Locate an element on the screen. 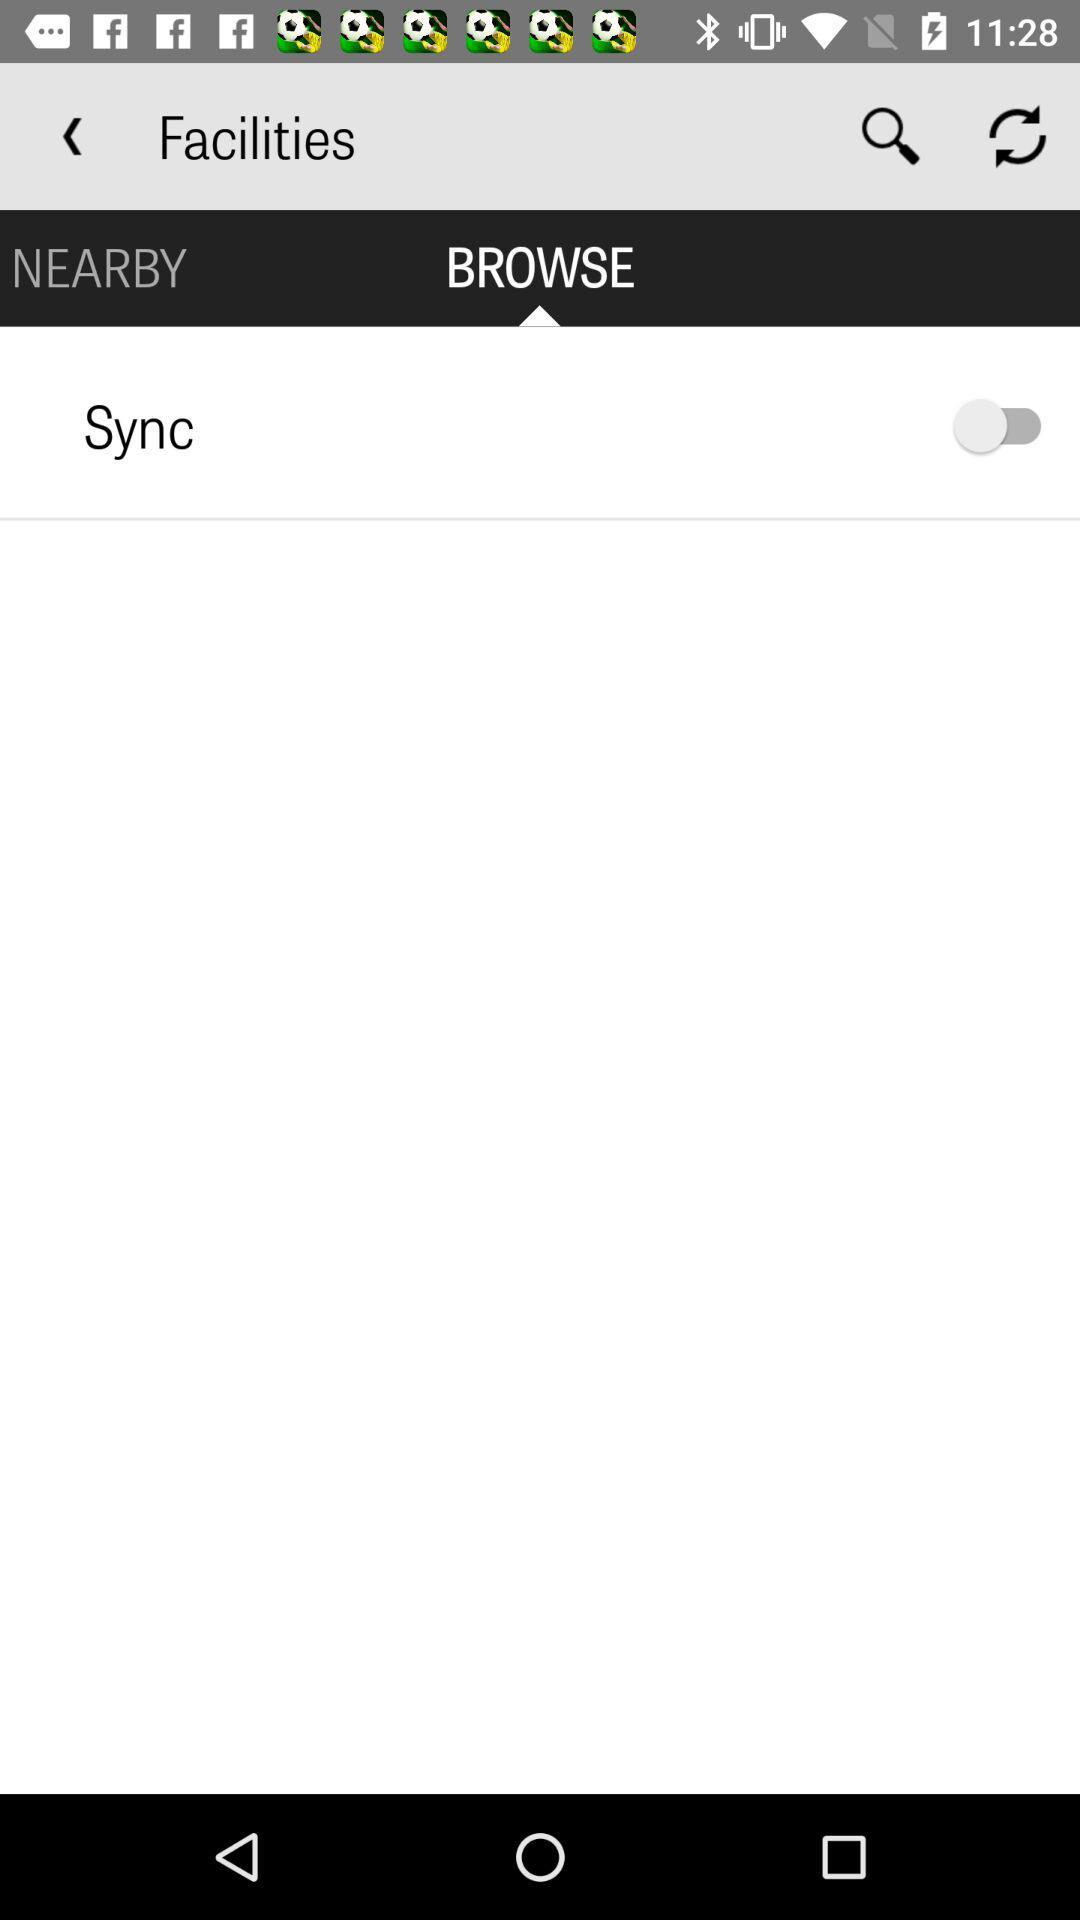 This screenshot has width=1080, height=1920. the app to the left of the facilities is located at coordinates (72, 135).